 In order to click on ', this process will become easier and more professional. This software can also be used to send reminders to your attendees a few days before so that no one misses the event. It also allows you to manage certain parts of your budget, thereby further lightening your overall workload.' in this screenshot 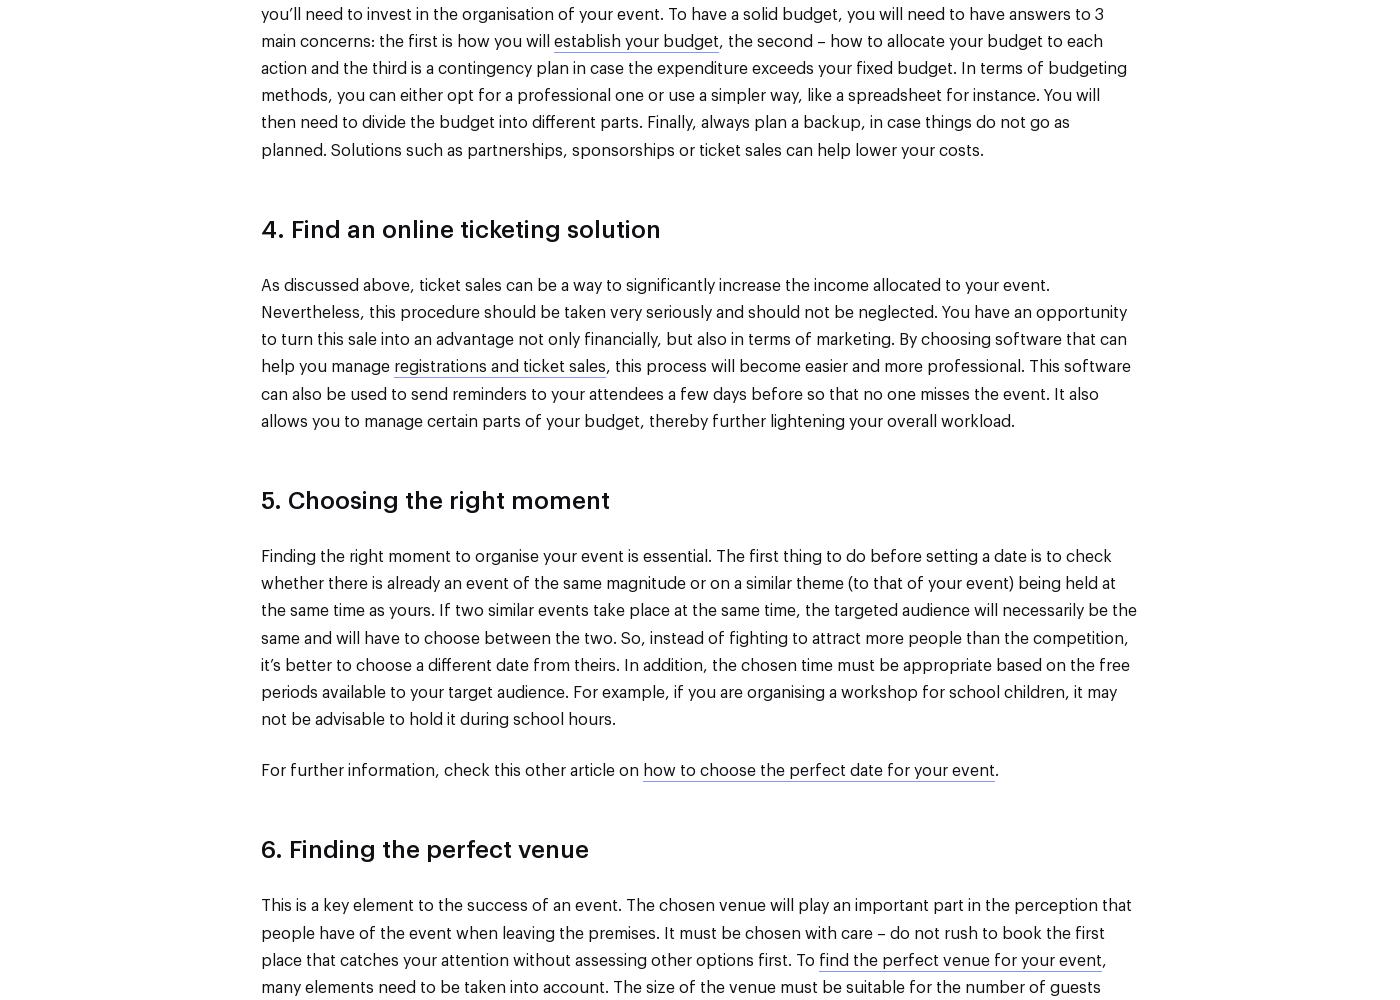, I will do `click(695, 394)`.